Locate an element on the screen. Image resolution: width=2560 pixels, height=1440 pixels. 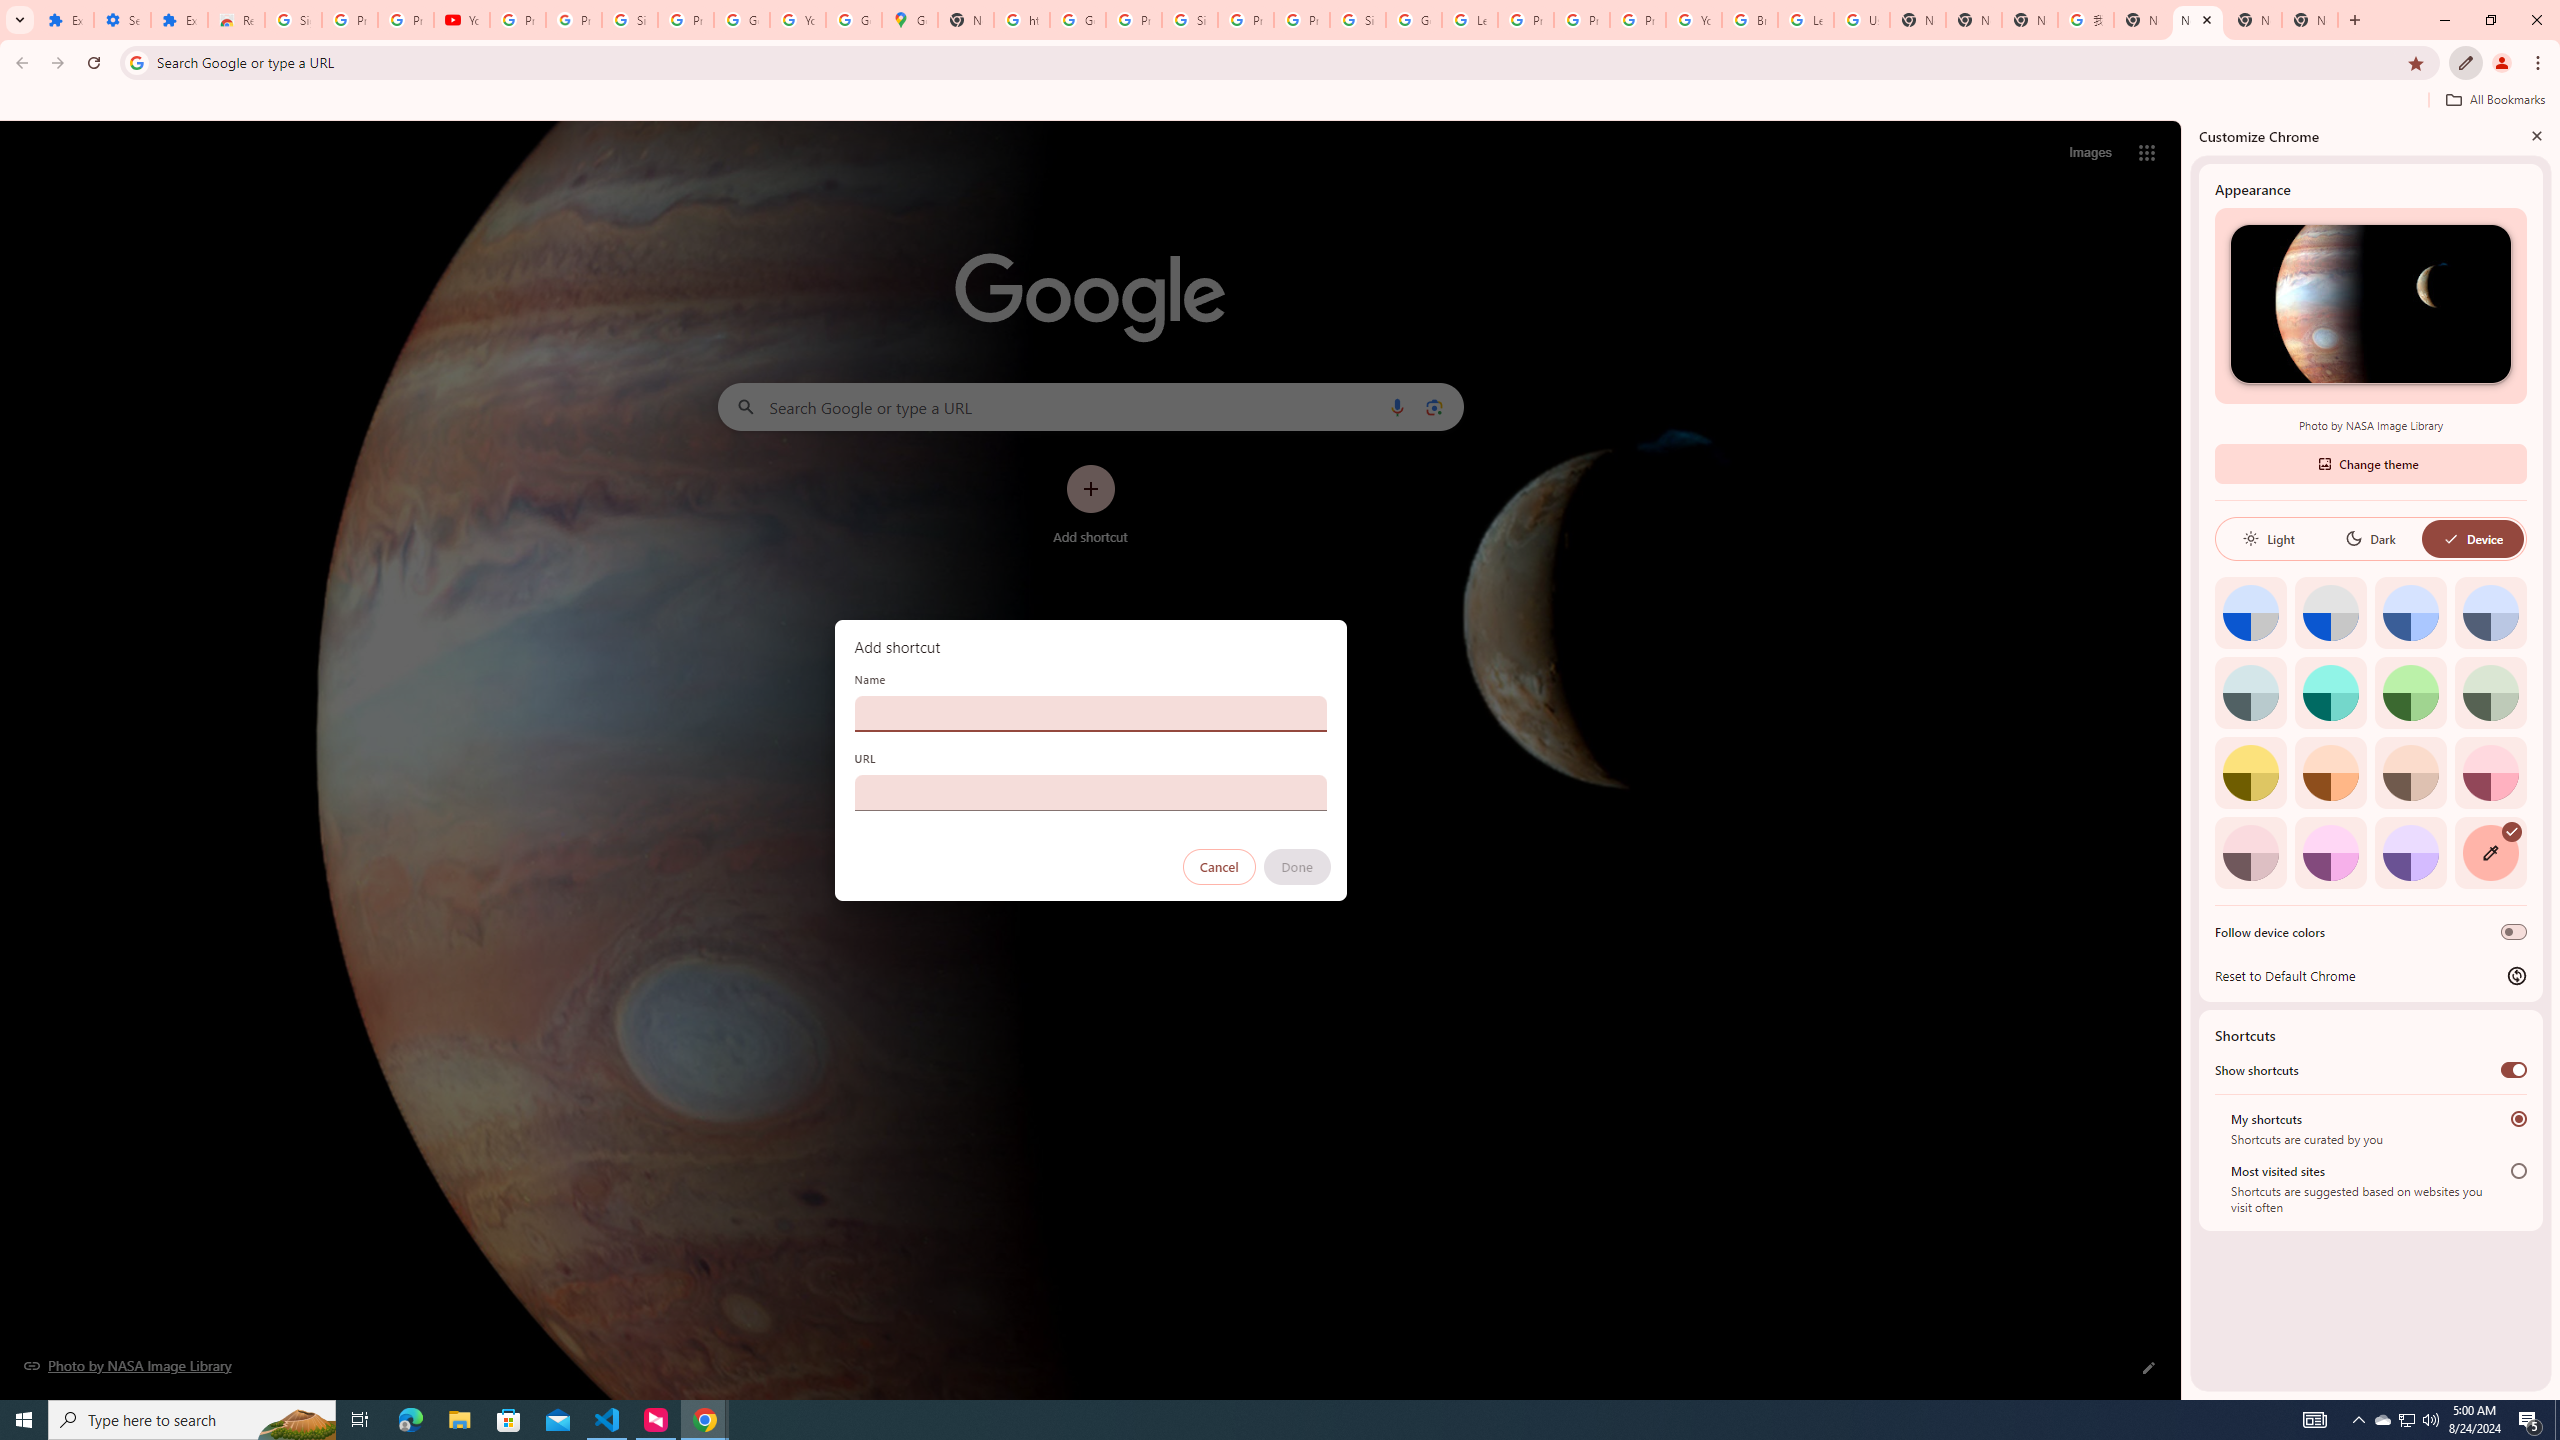
'Show shortcuts' is located at coordinates (2512, 1068).